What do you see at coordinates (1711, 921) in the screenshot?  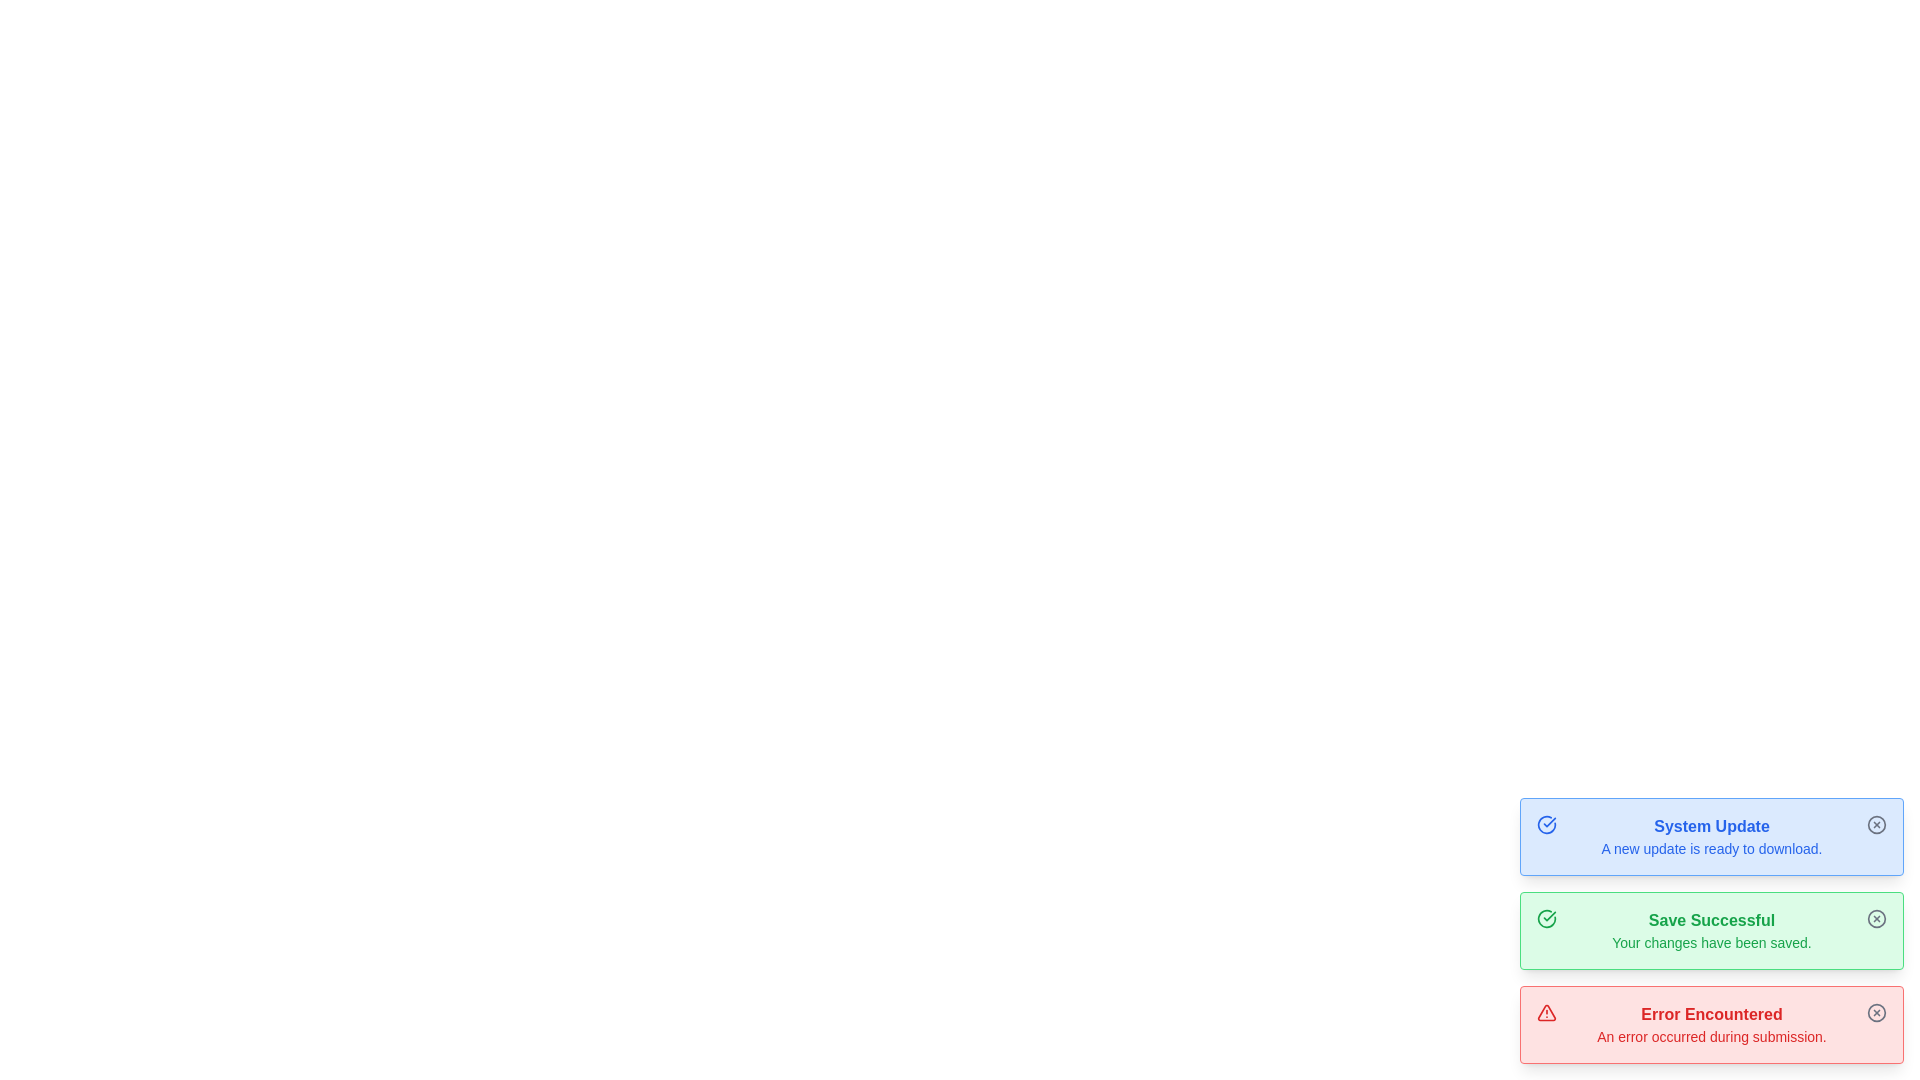 I see `the notification header text label indicating a successful save action, located at the center-top of the second notification box in a vertical stack` at bounding box center [1711, 921].